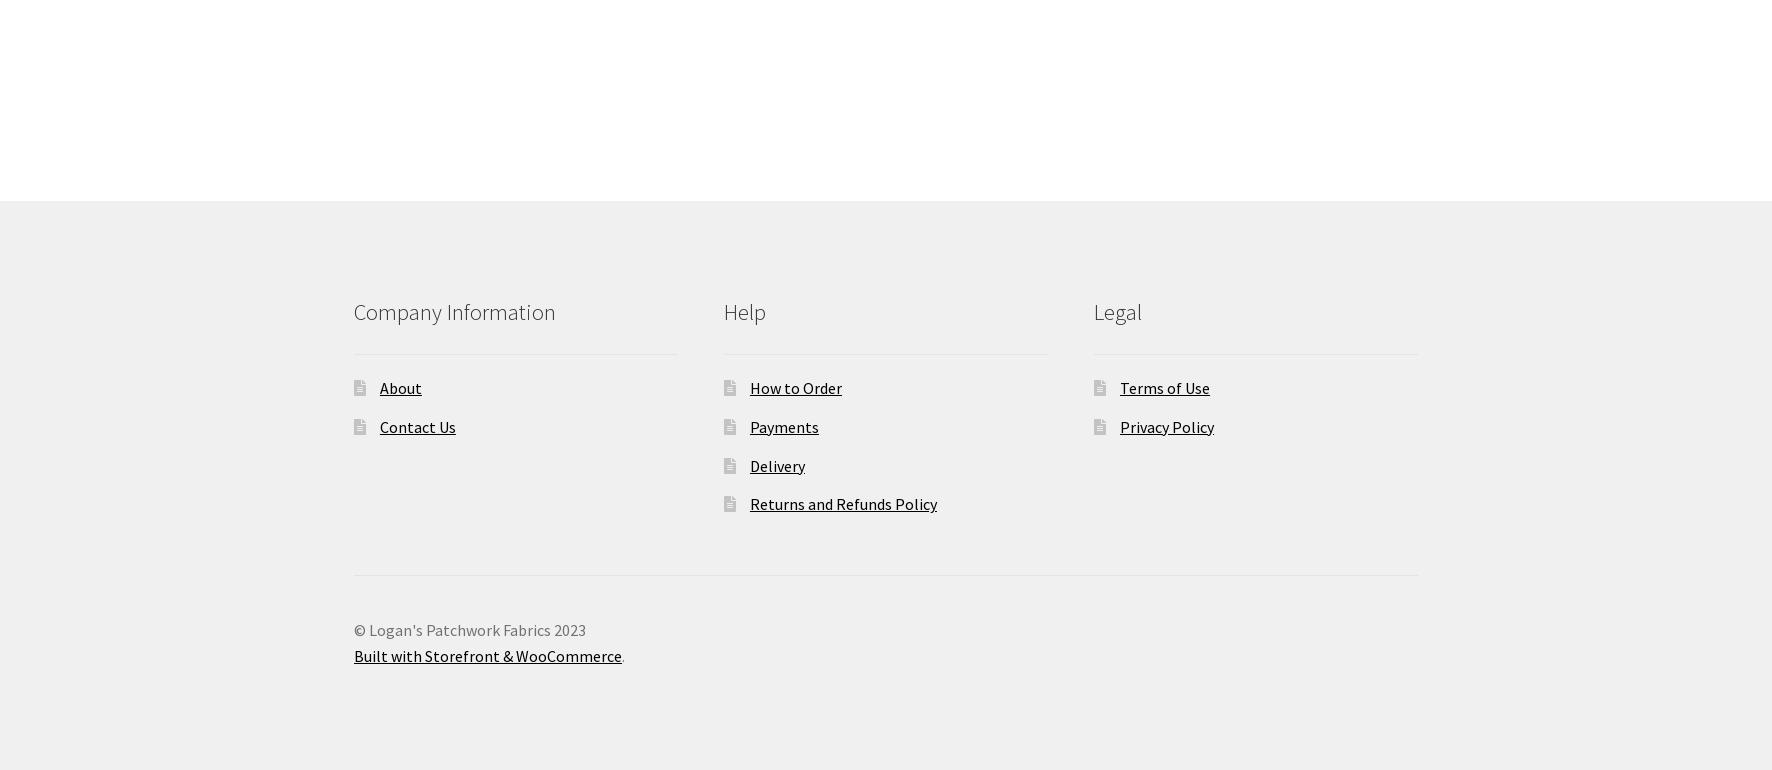  I want to click on 'Returns and Refunds Policy', so click(842, 503).